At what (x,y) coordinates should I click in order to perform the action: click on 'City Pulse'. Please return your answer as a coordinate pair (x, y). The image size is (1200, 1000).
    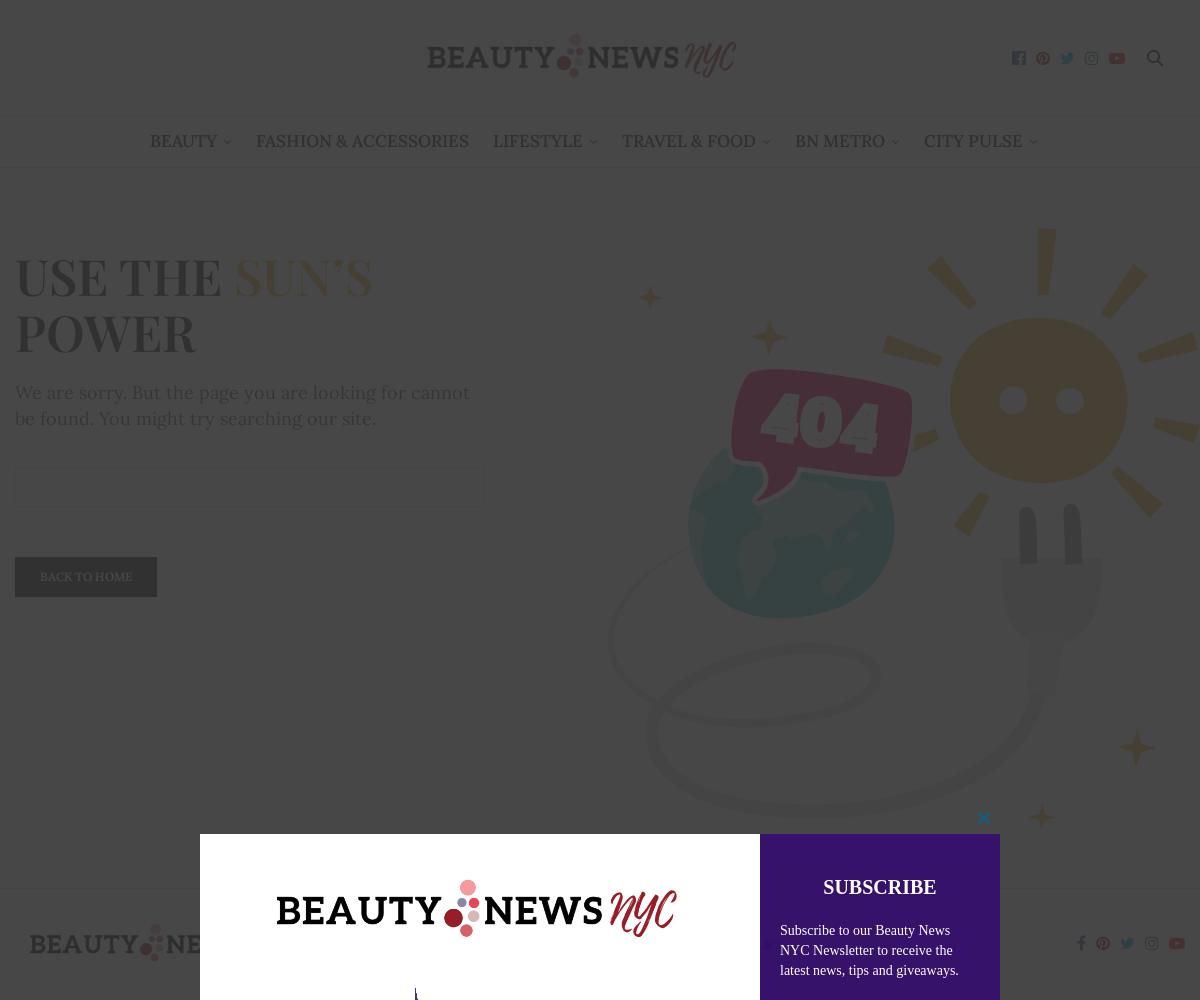
    Looking at the image, I should click on (973, 141).